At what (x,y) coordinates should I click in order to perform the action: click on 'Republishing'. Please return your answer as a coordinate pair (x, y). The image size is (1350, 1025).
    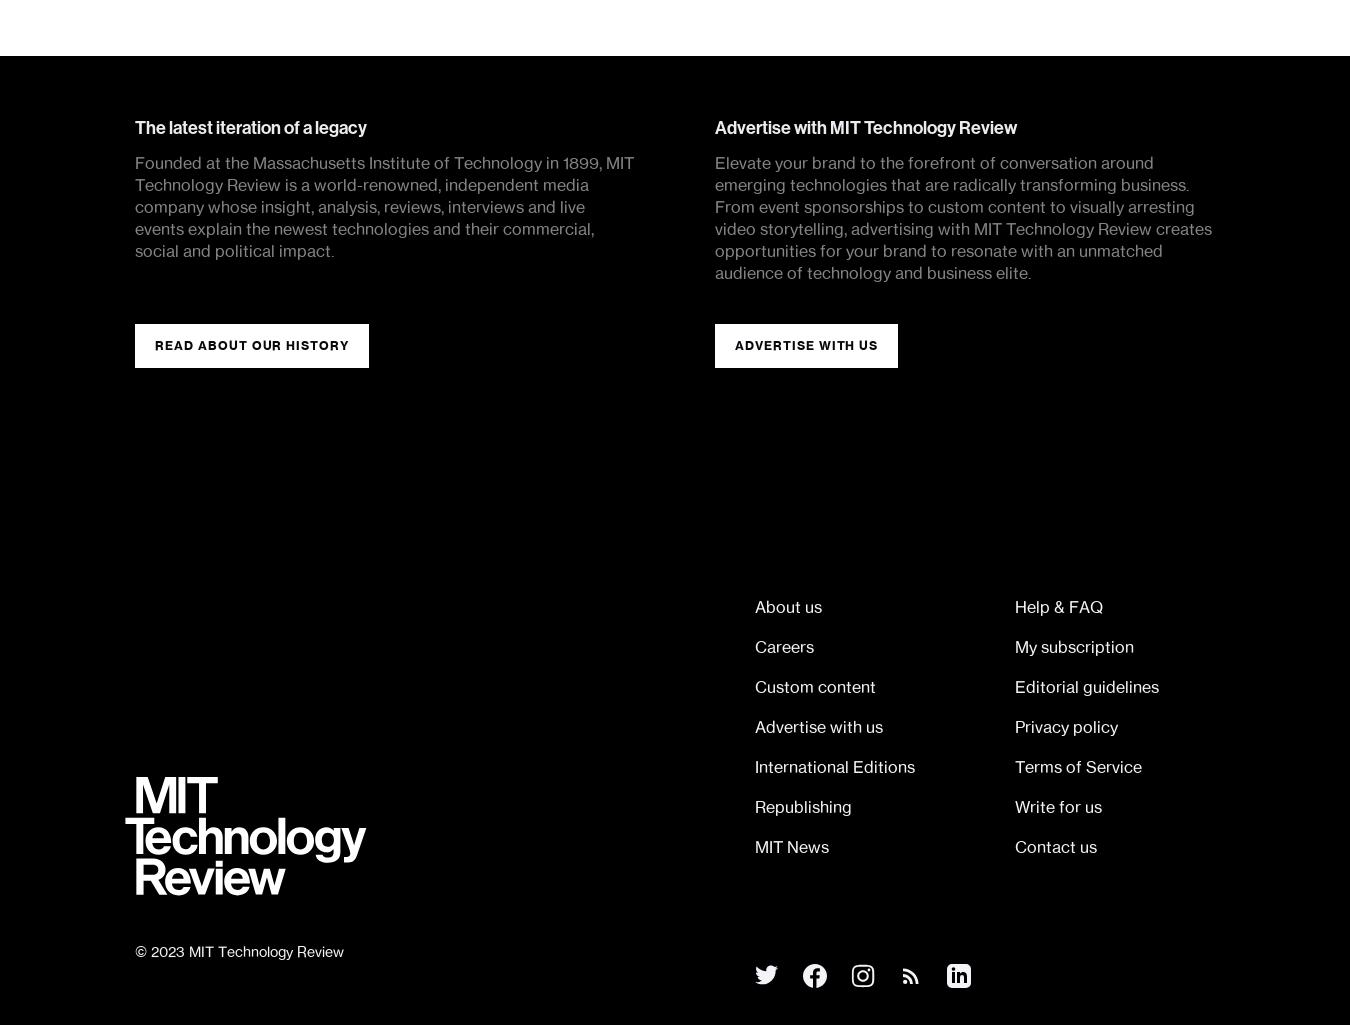
    Looking at the image, I should click on (803, 805).